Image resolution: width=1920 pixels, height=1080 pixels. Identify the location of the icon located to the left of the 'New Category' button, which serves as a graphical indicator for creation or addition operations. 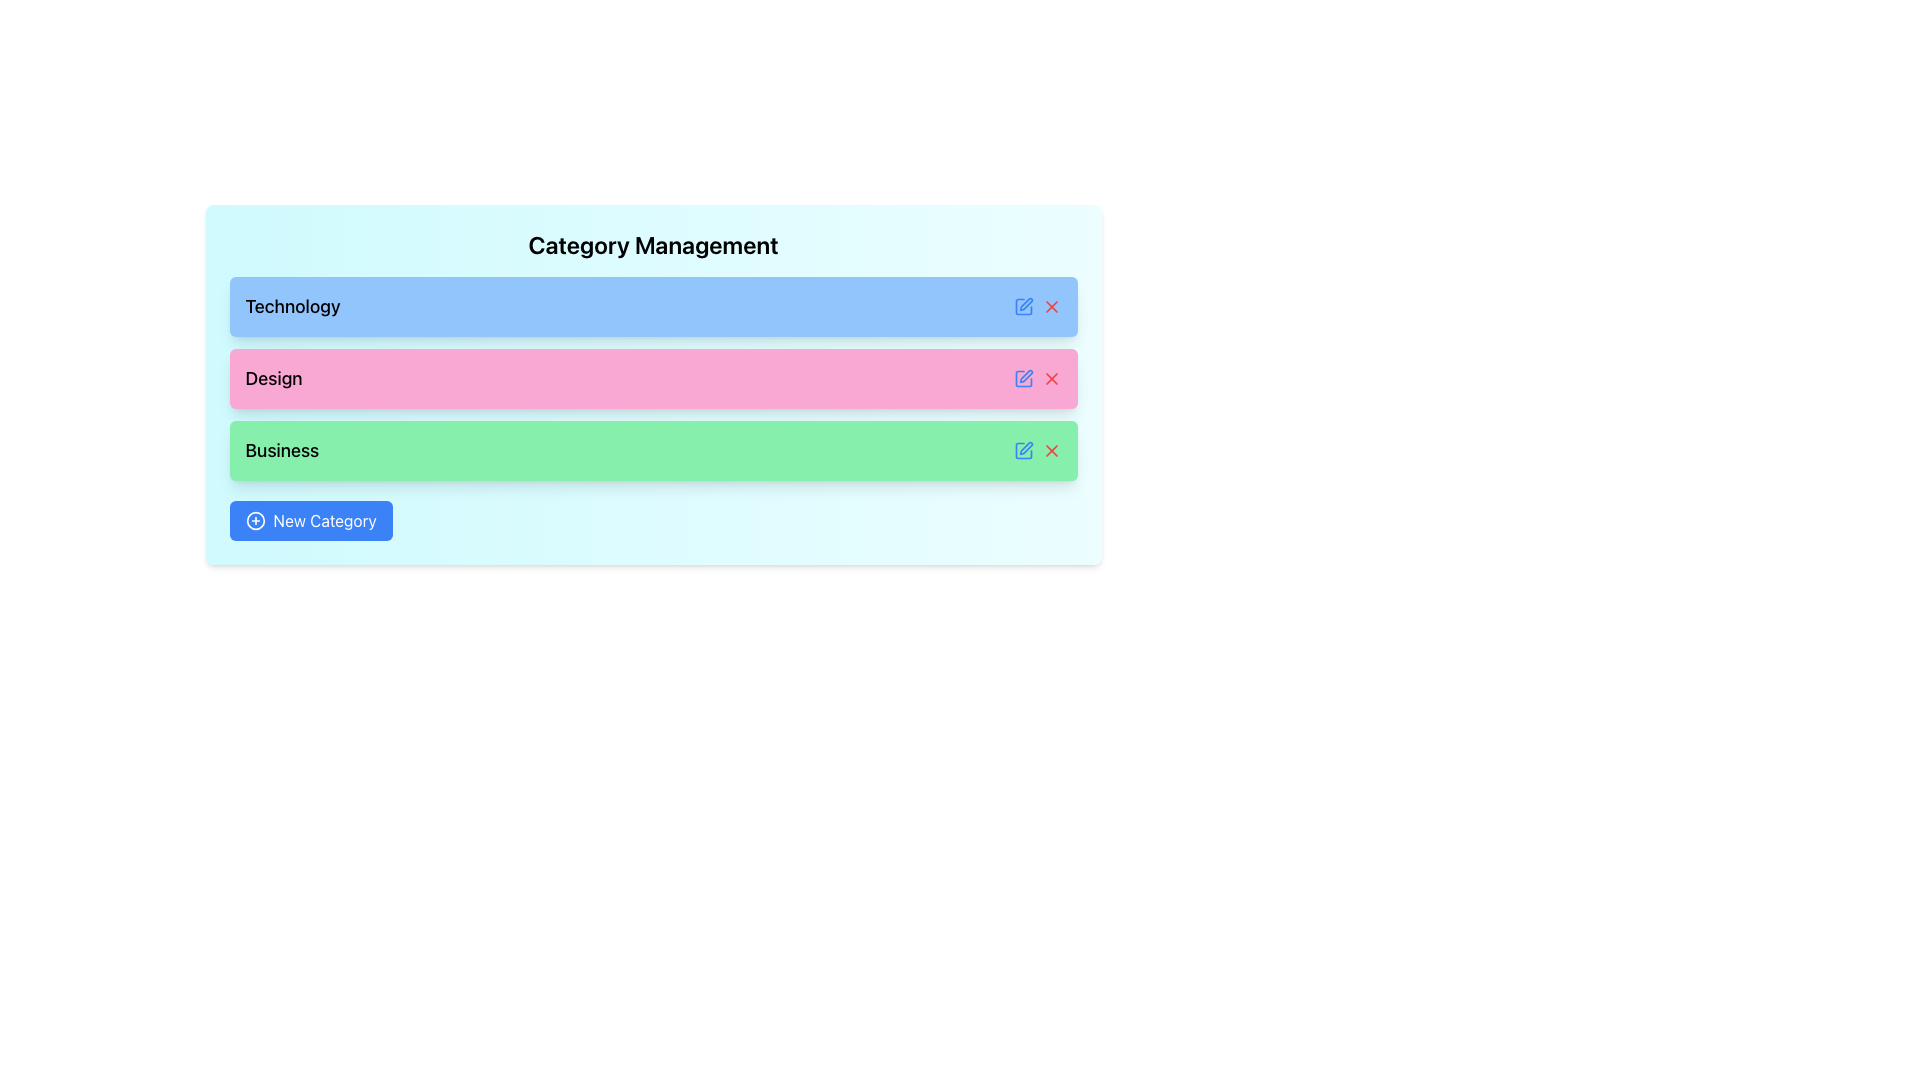
(254, 519).